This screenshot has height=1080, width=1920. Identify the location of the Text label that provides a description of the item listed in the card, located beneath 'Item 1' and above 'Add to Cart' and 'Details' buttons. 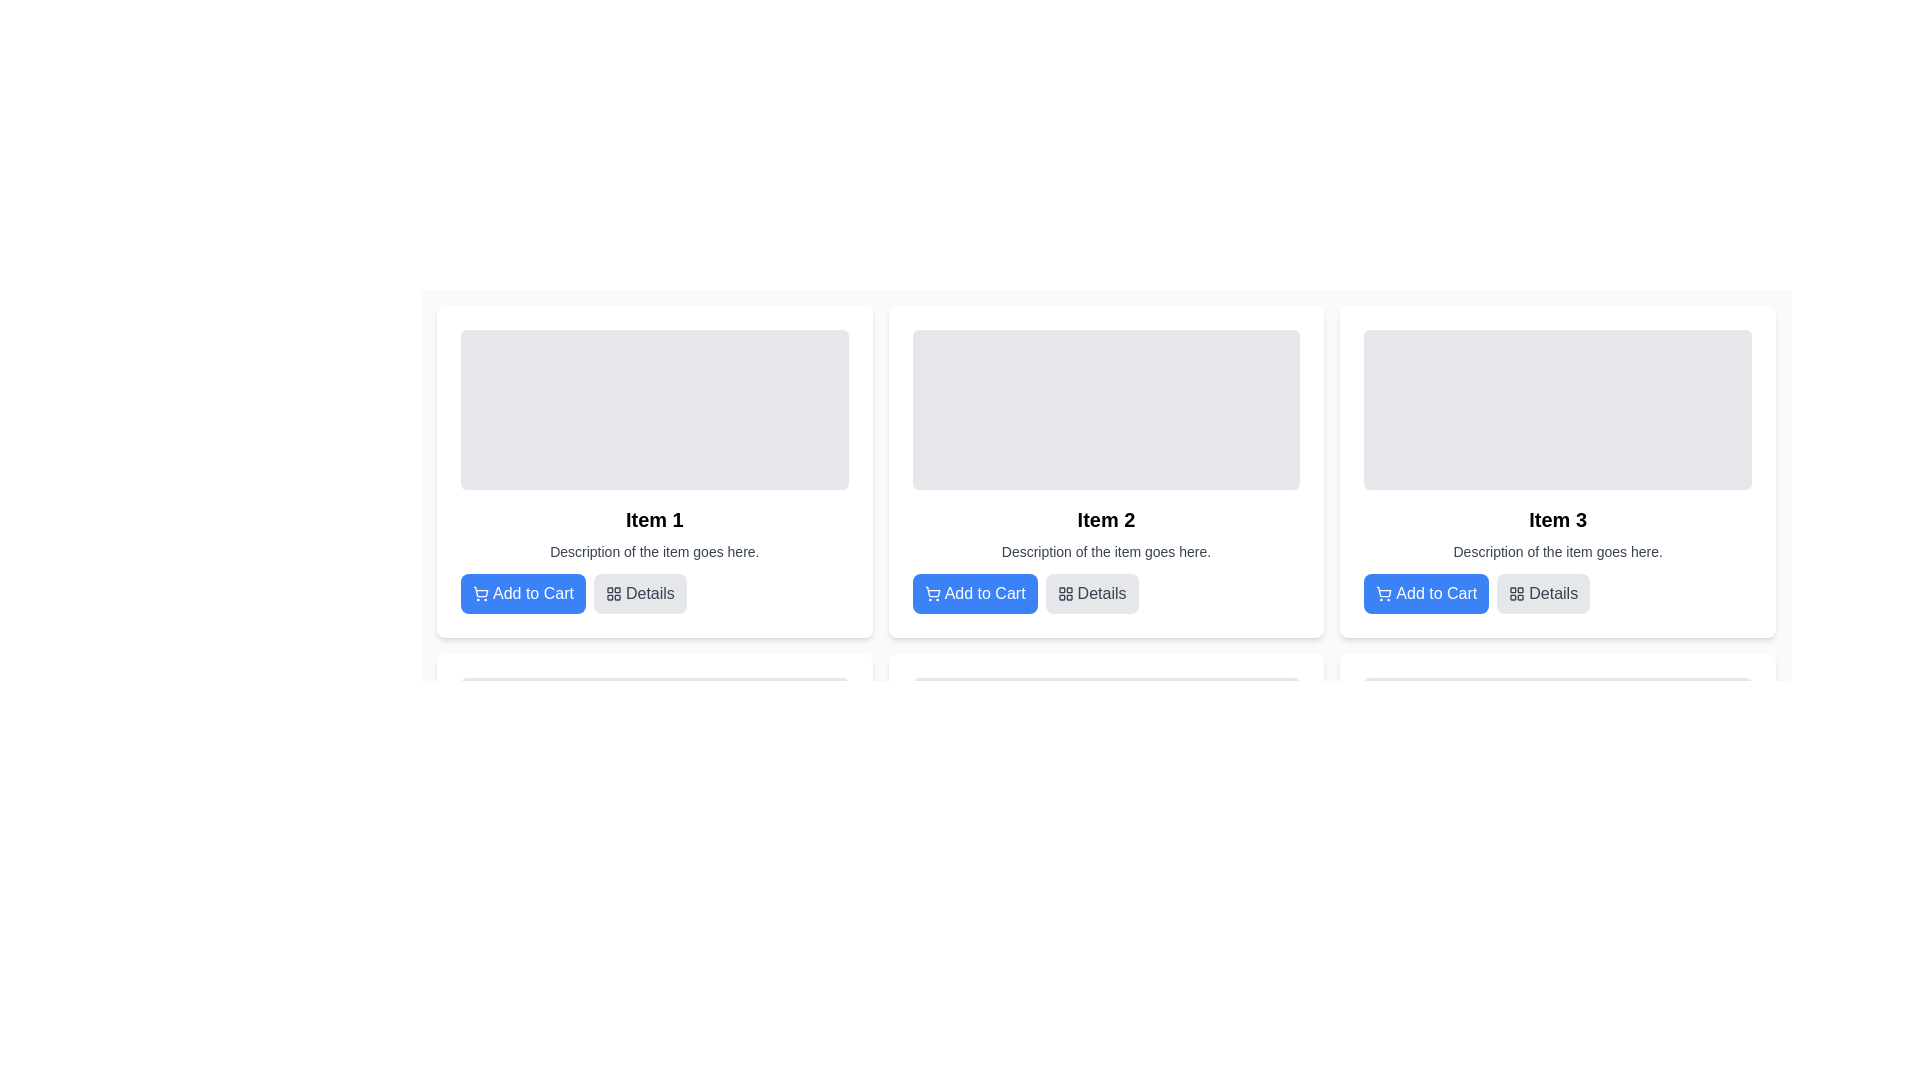
(654, 551).